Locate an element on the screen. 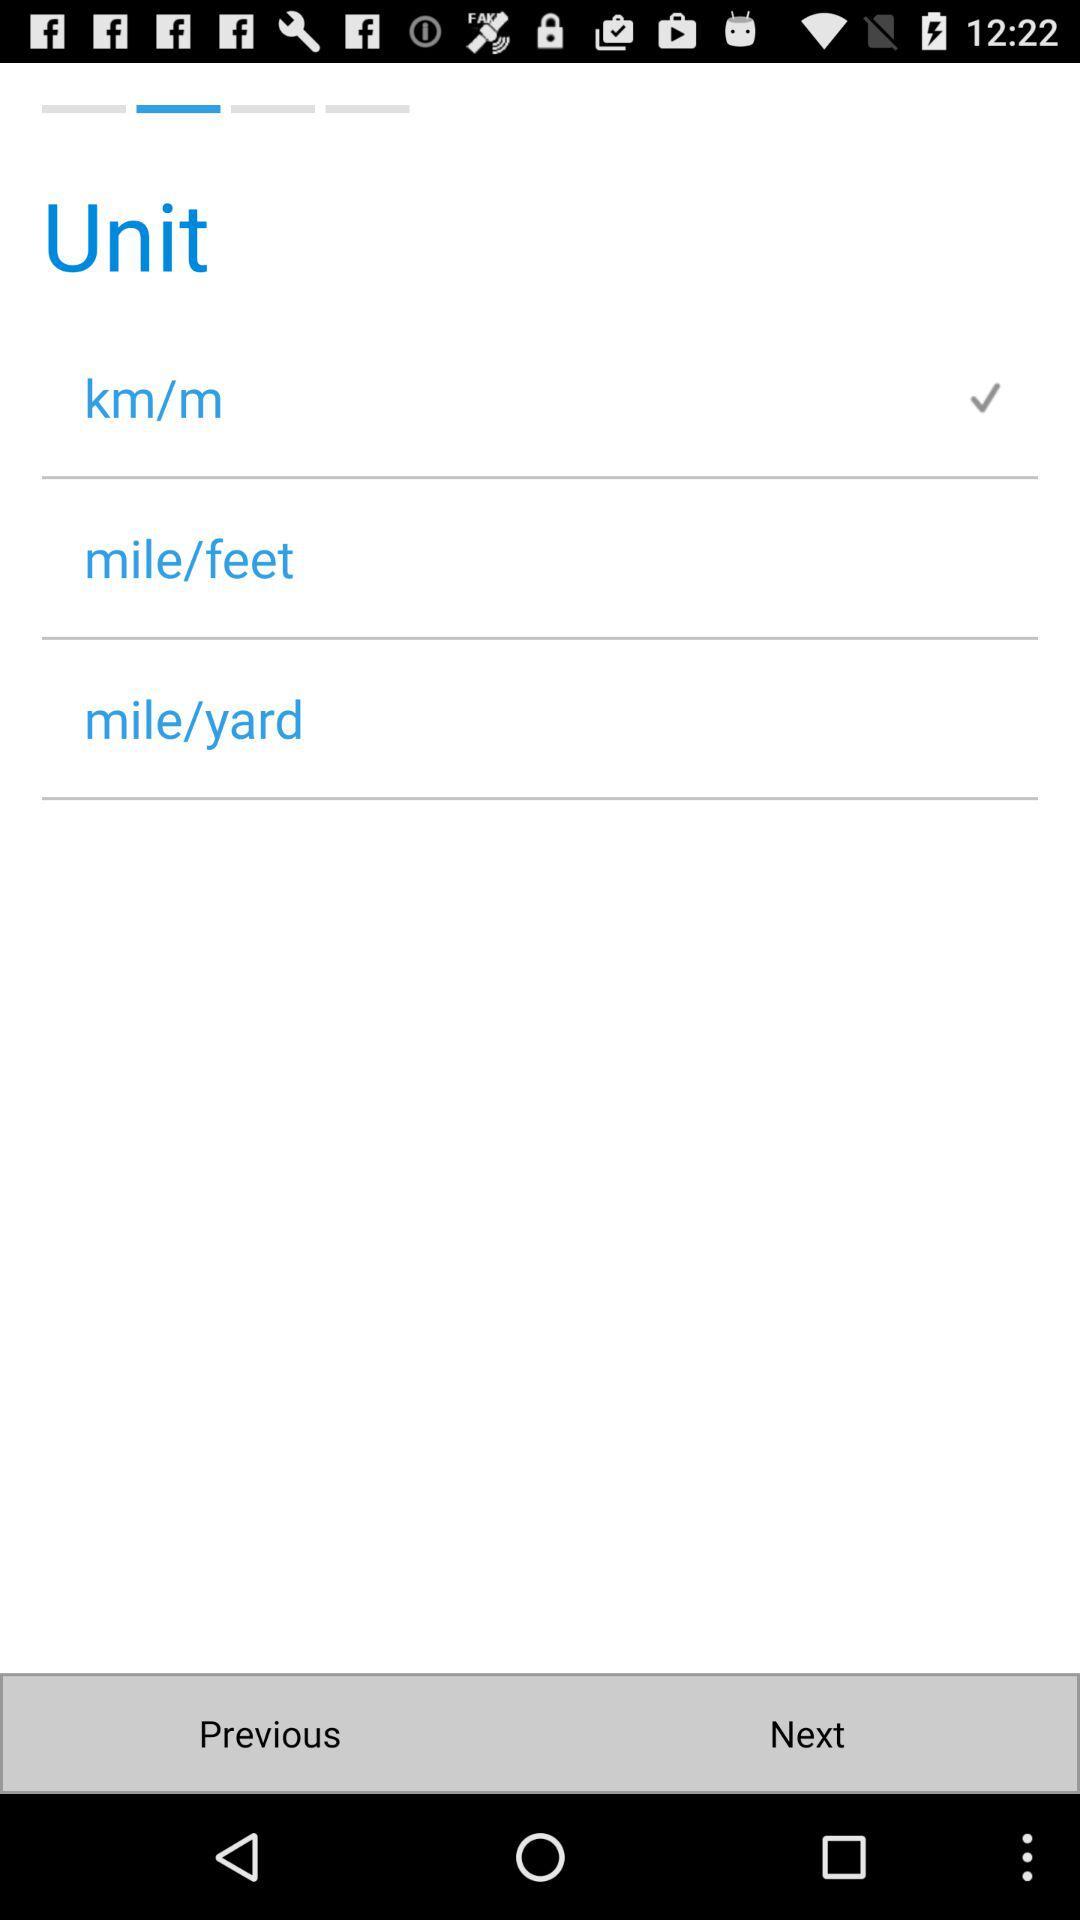 This screenshot has height=1920, width=1080. km/m icon is located at coordinates (502, 397).